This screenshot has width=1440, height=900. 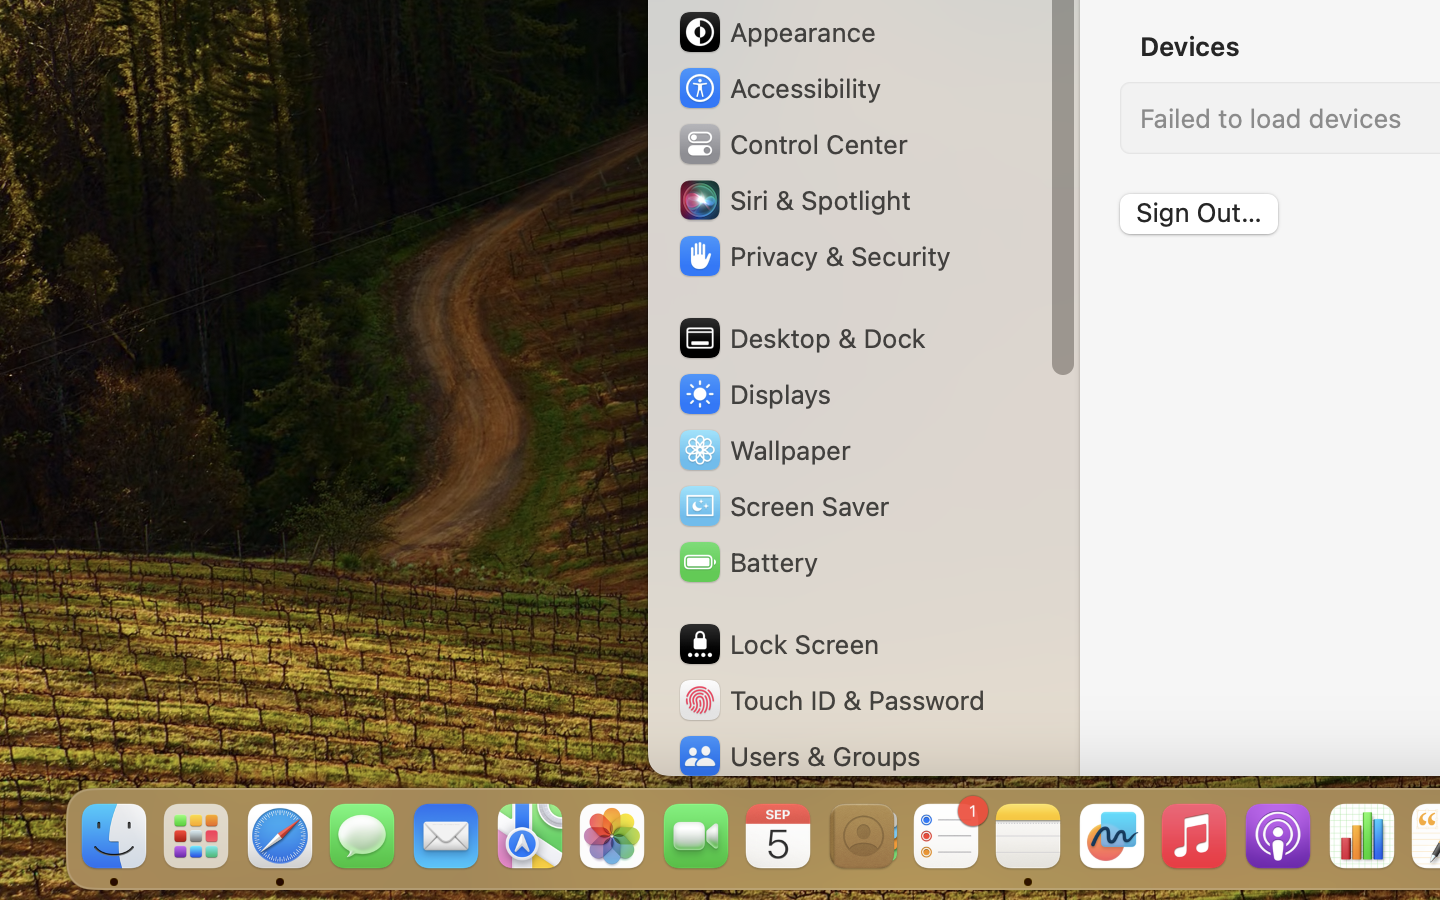 What do you see at coordinates (1270, 117) in the screenshot?
I see `'Failed to load devices'` at bounding box center [1270, 117].